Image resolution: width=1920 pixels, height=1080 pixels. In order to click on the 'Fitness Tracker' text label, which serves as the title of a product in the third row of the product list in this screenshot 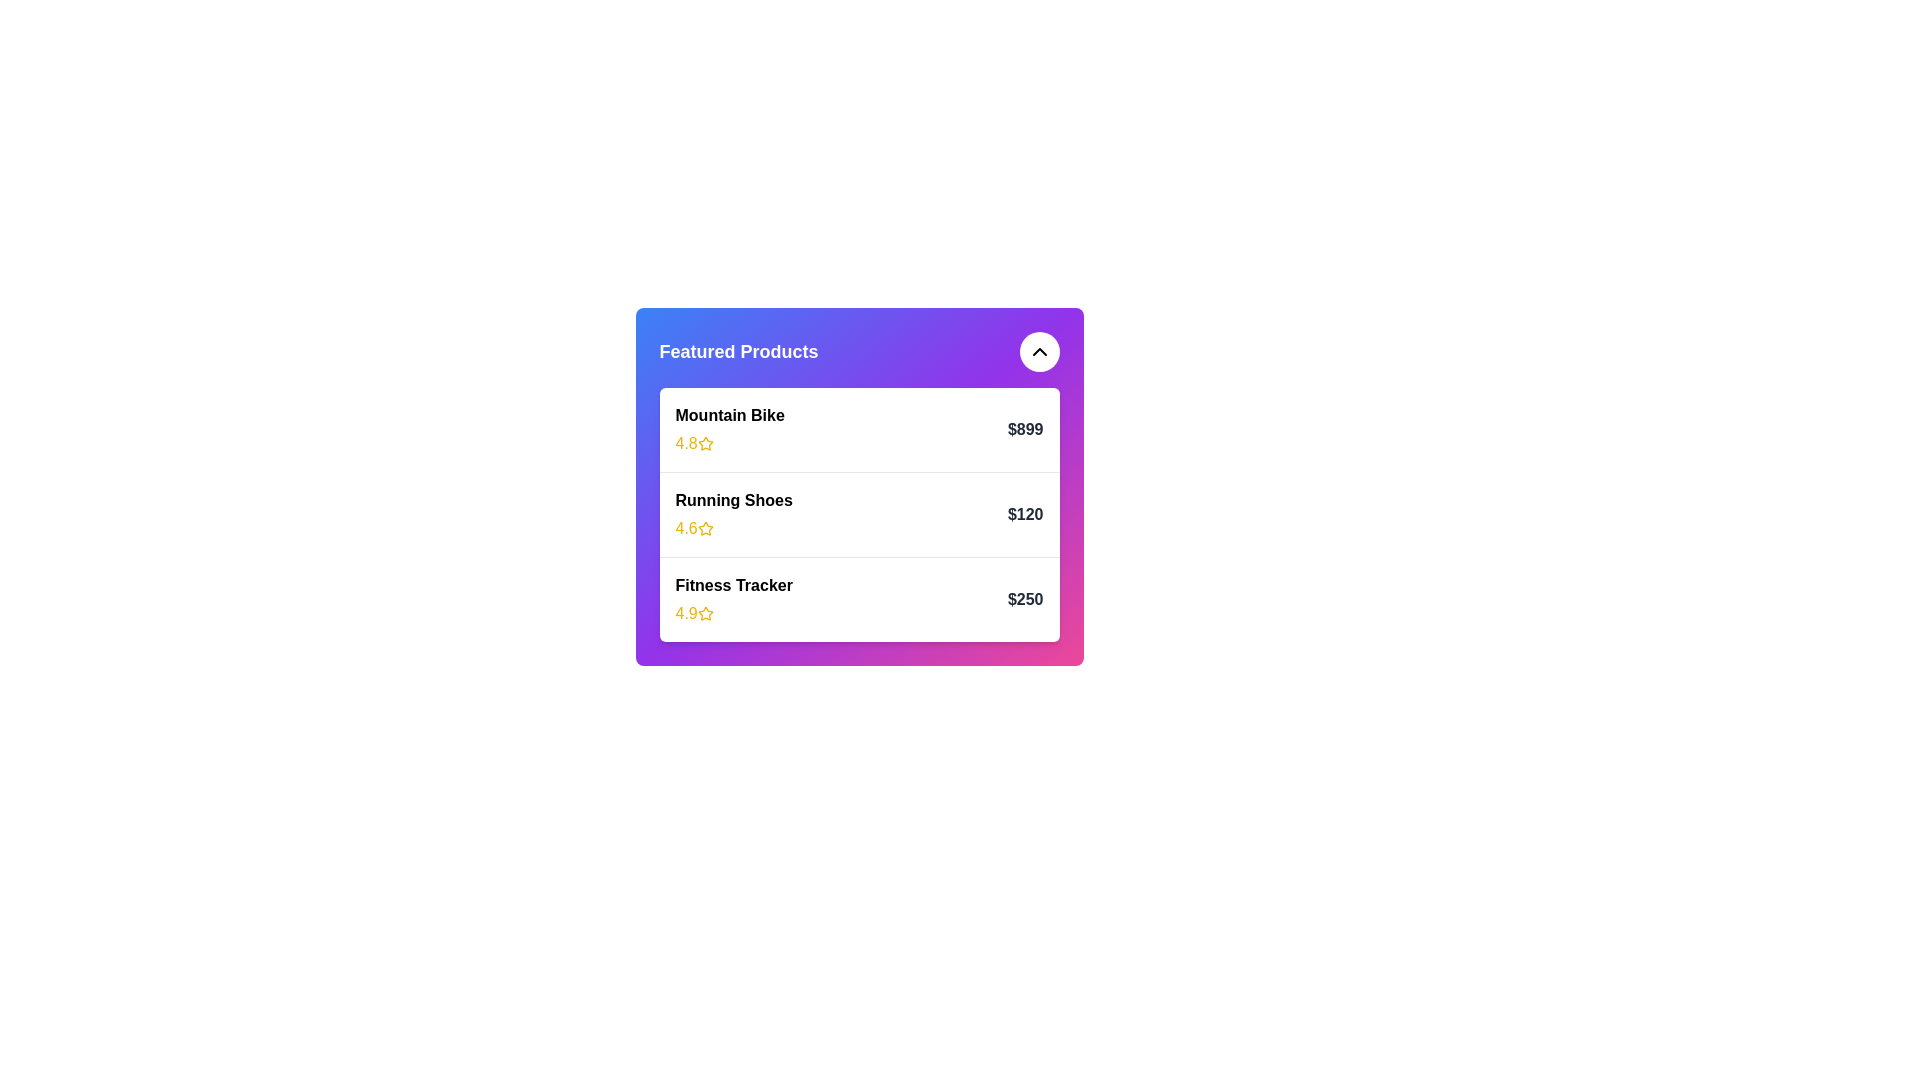, I will do `click(733, 585)`.